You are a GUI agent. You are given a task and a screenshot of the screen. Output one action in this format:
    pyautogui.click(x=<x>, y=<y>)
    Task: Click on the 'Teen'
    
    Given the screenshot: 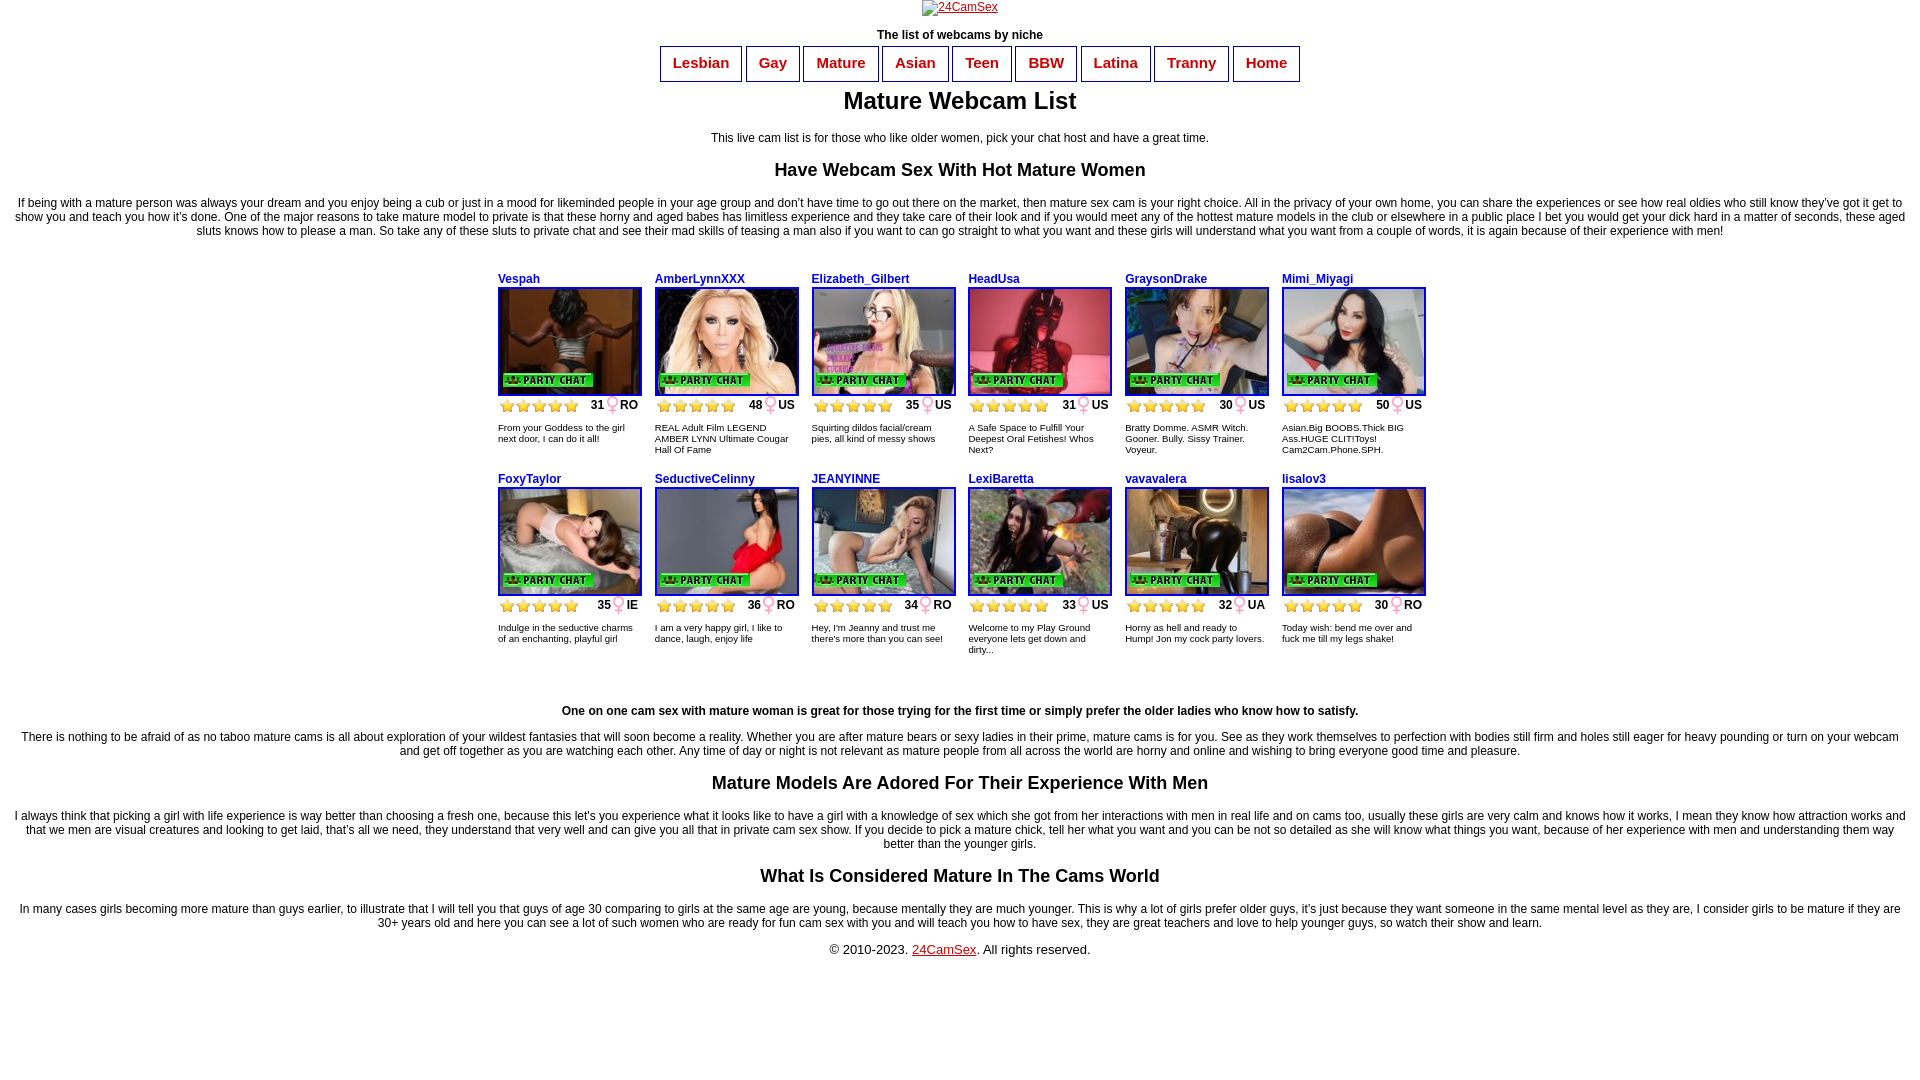 What is the action you would take?
    pyautogui.click(x=982, y=61)
    